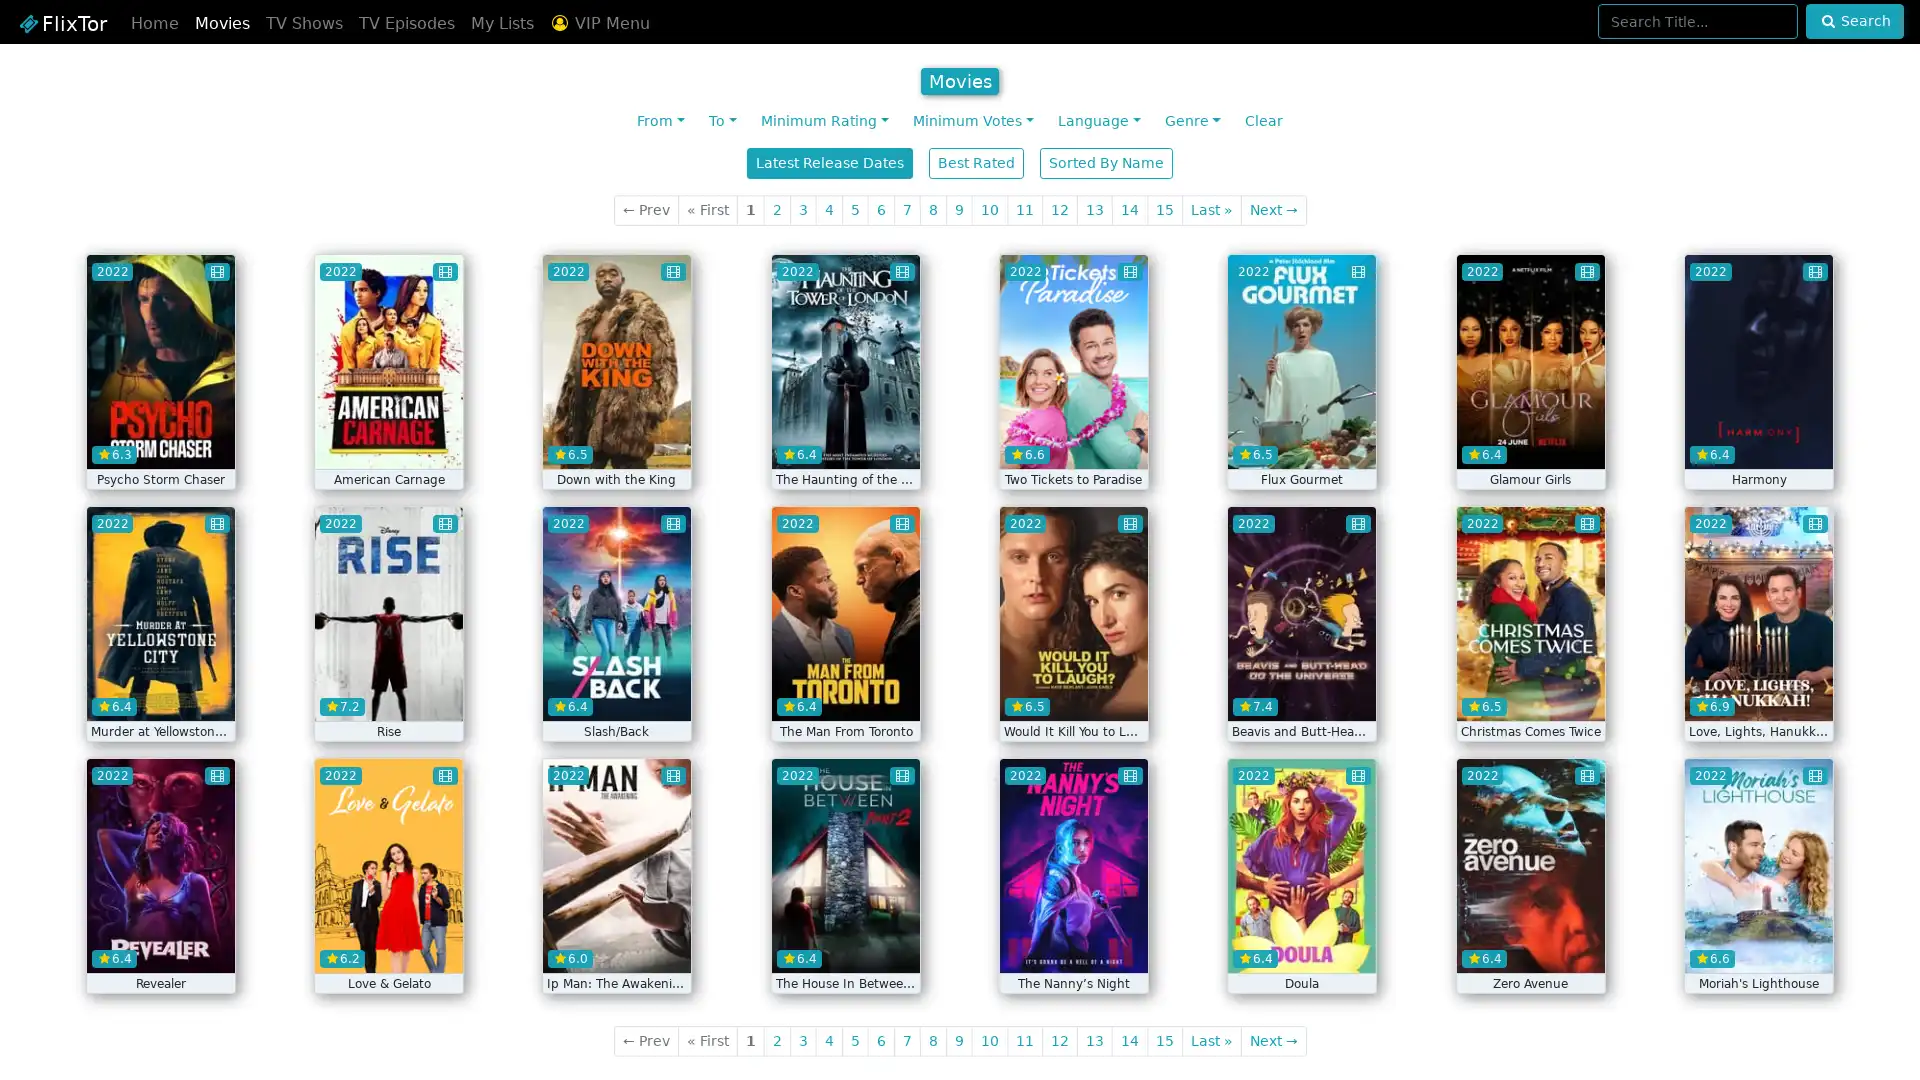 This screenshot has height=1080, width=1920. What do you see at coordinates (1757, 438) in the screenshot?
I see `Watch Now` at bounding box center [1757, 438].